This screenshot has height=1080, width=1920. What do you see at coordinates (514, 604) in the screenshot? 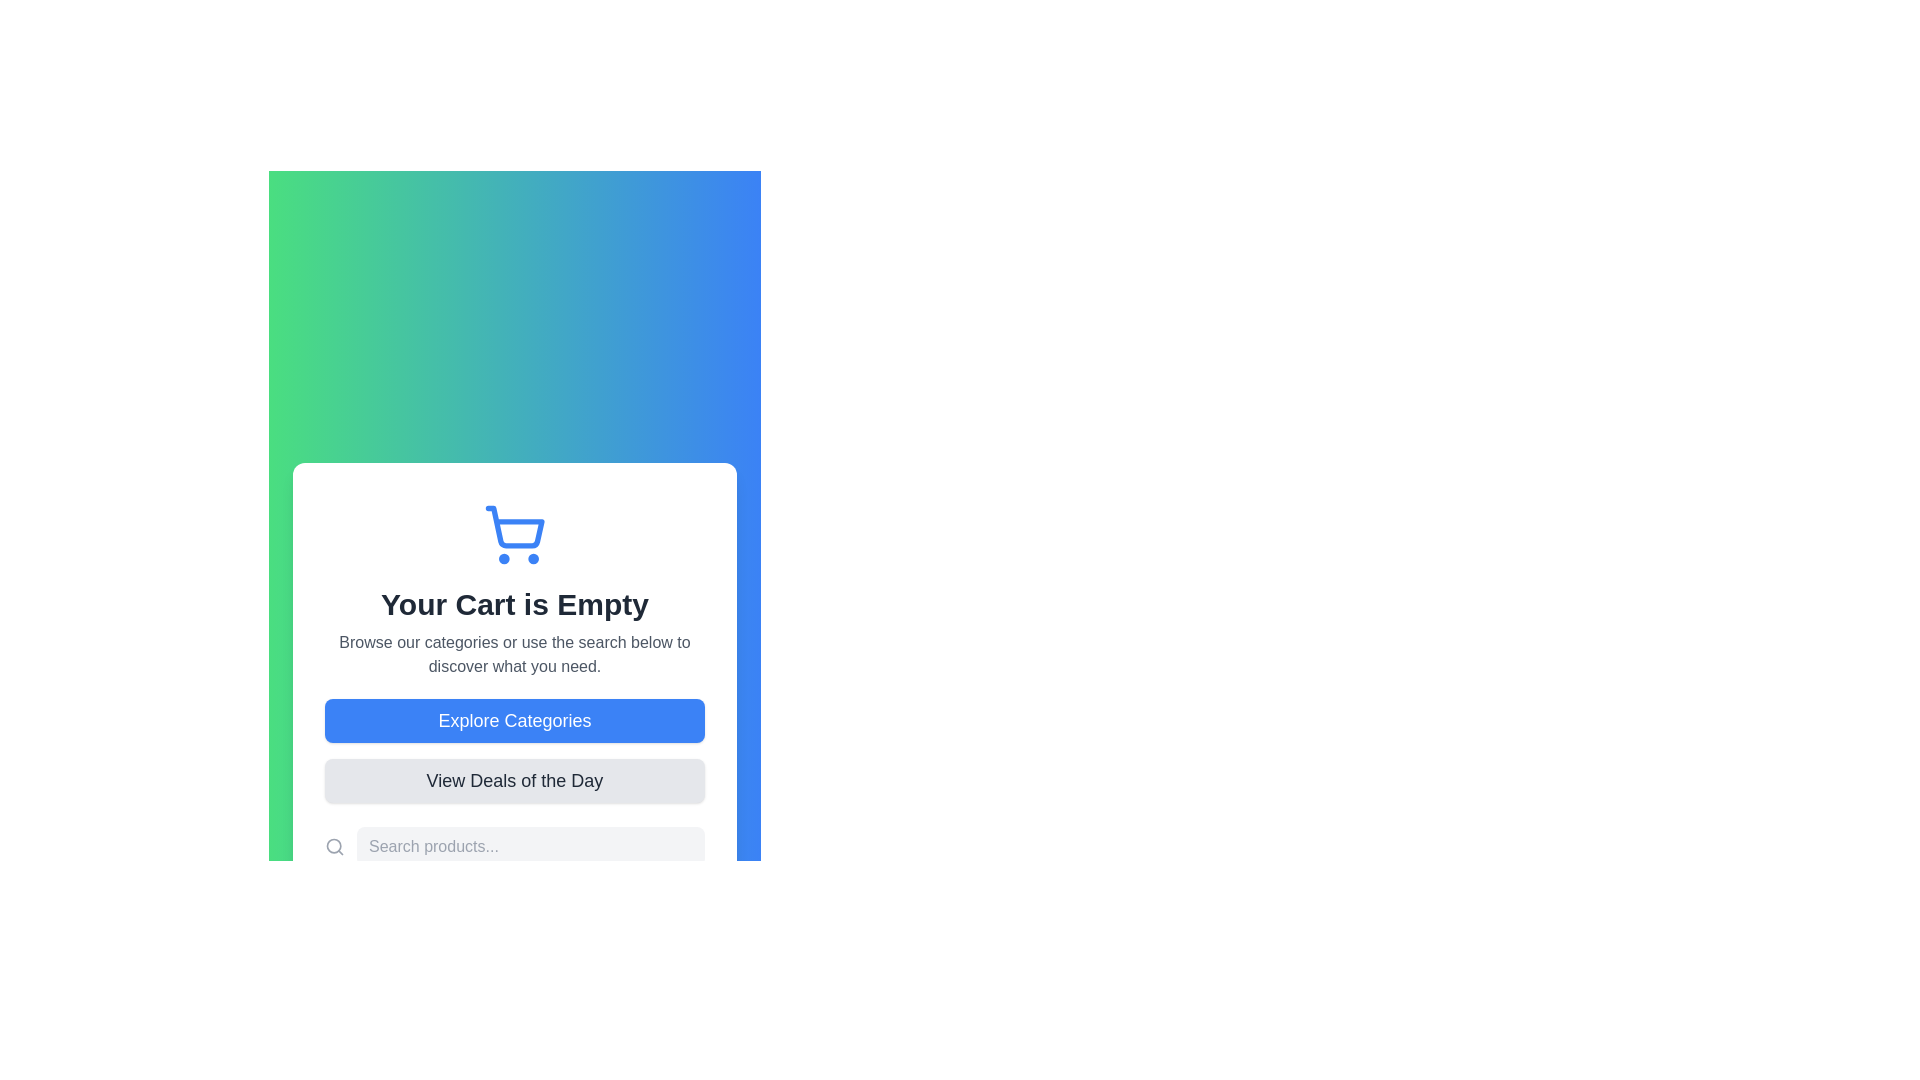
I see `the text indicating that the shopping cart is currently empty, which is located directly below the shopping cart icon and above additional subtext` at bounding box center [514, 604].